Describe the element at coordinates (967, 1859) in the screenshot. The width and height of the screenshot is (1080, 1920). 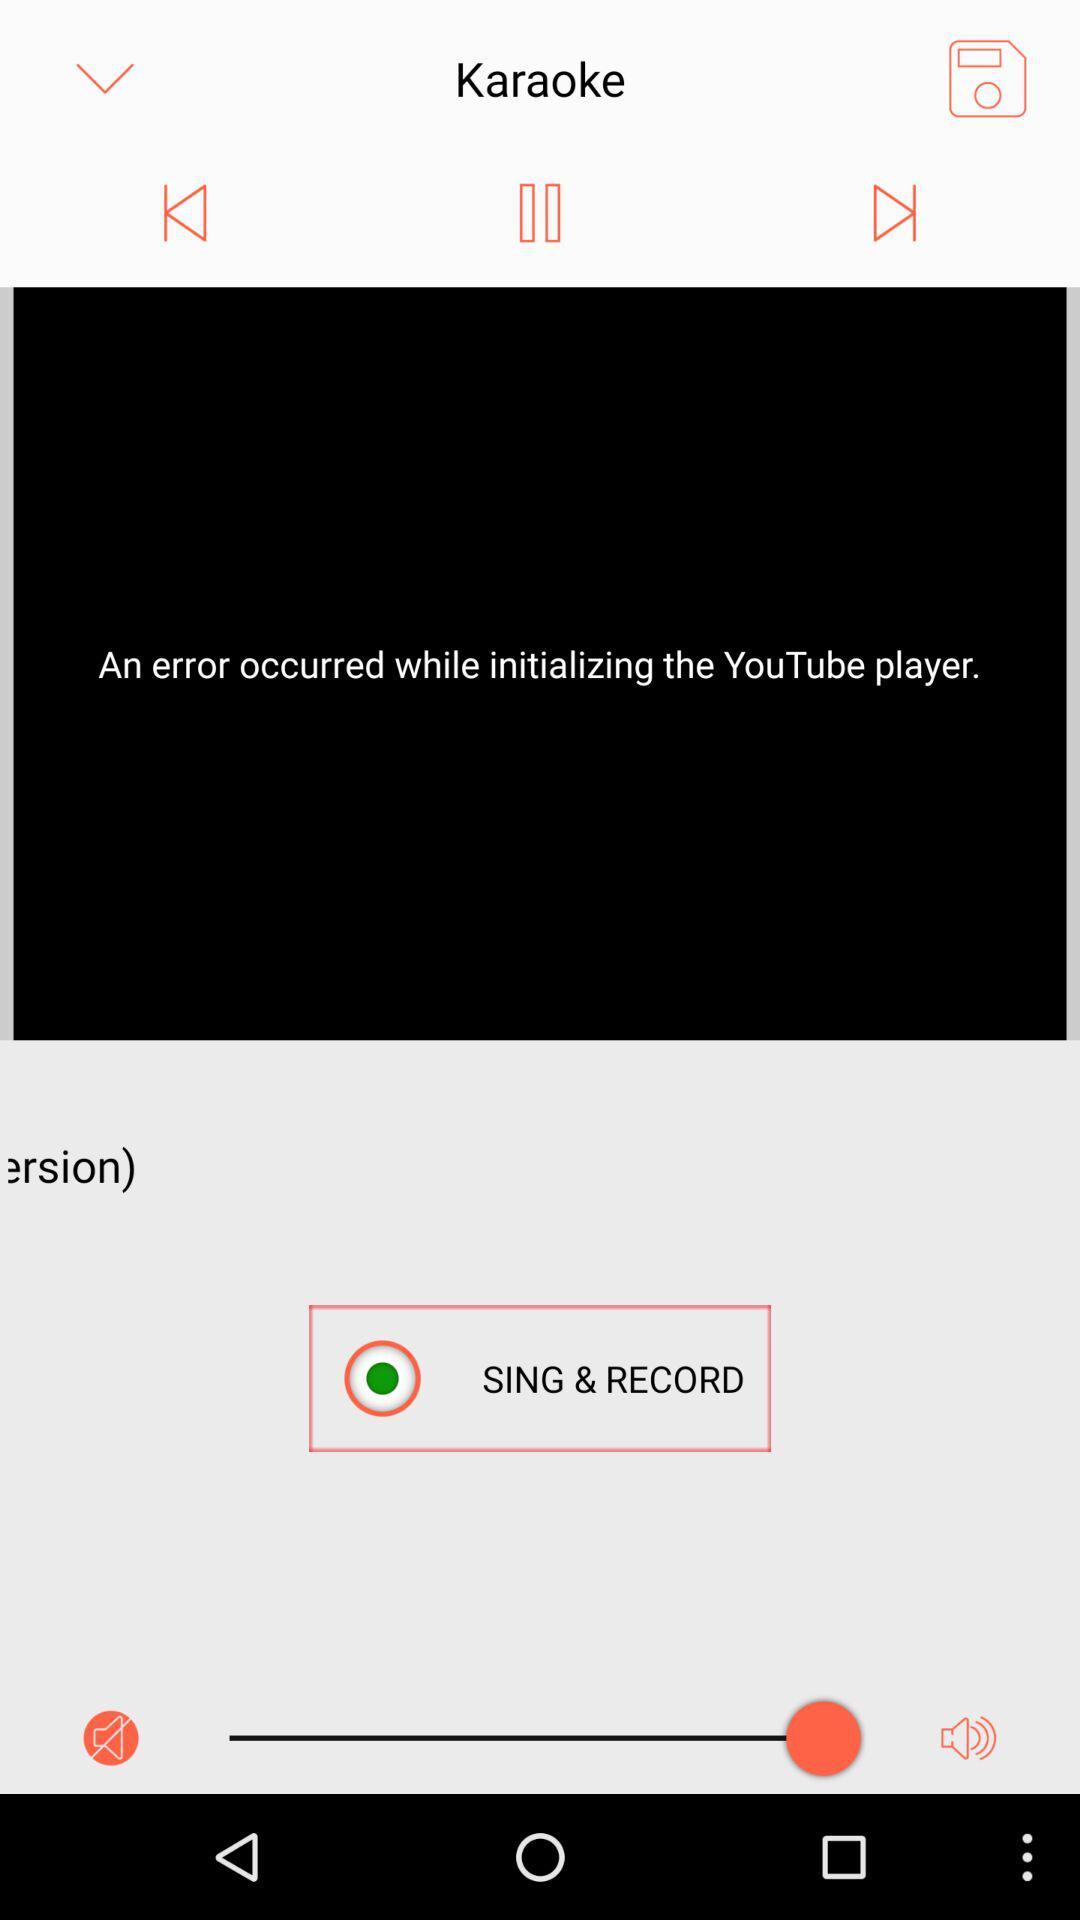
I see `the volume icon` at that location.